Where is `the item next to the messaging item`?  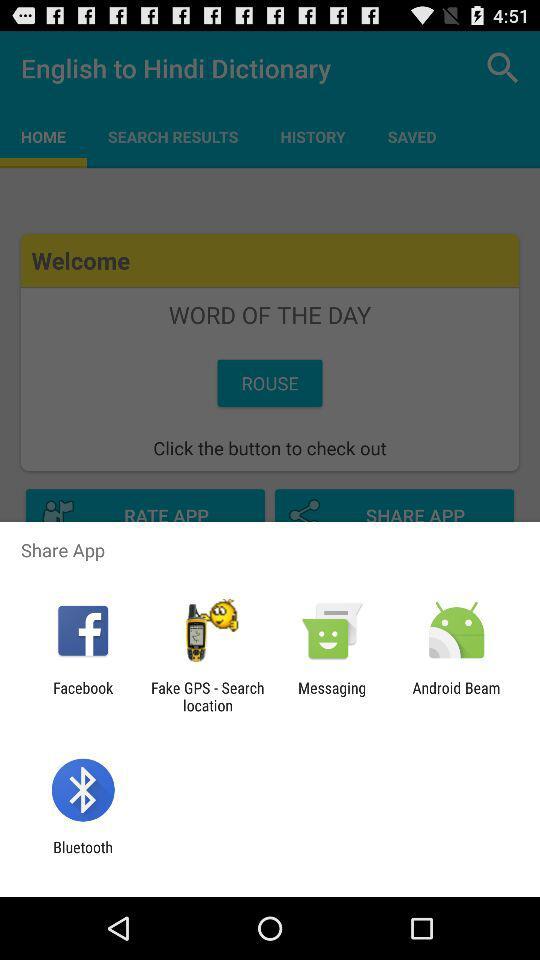
the item next to the messaging item is located at coordinates (206, 696).